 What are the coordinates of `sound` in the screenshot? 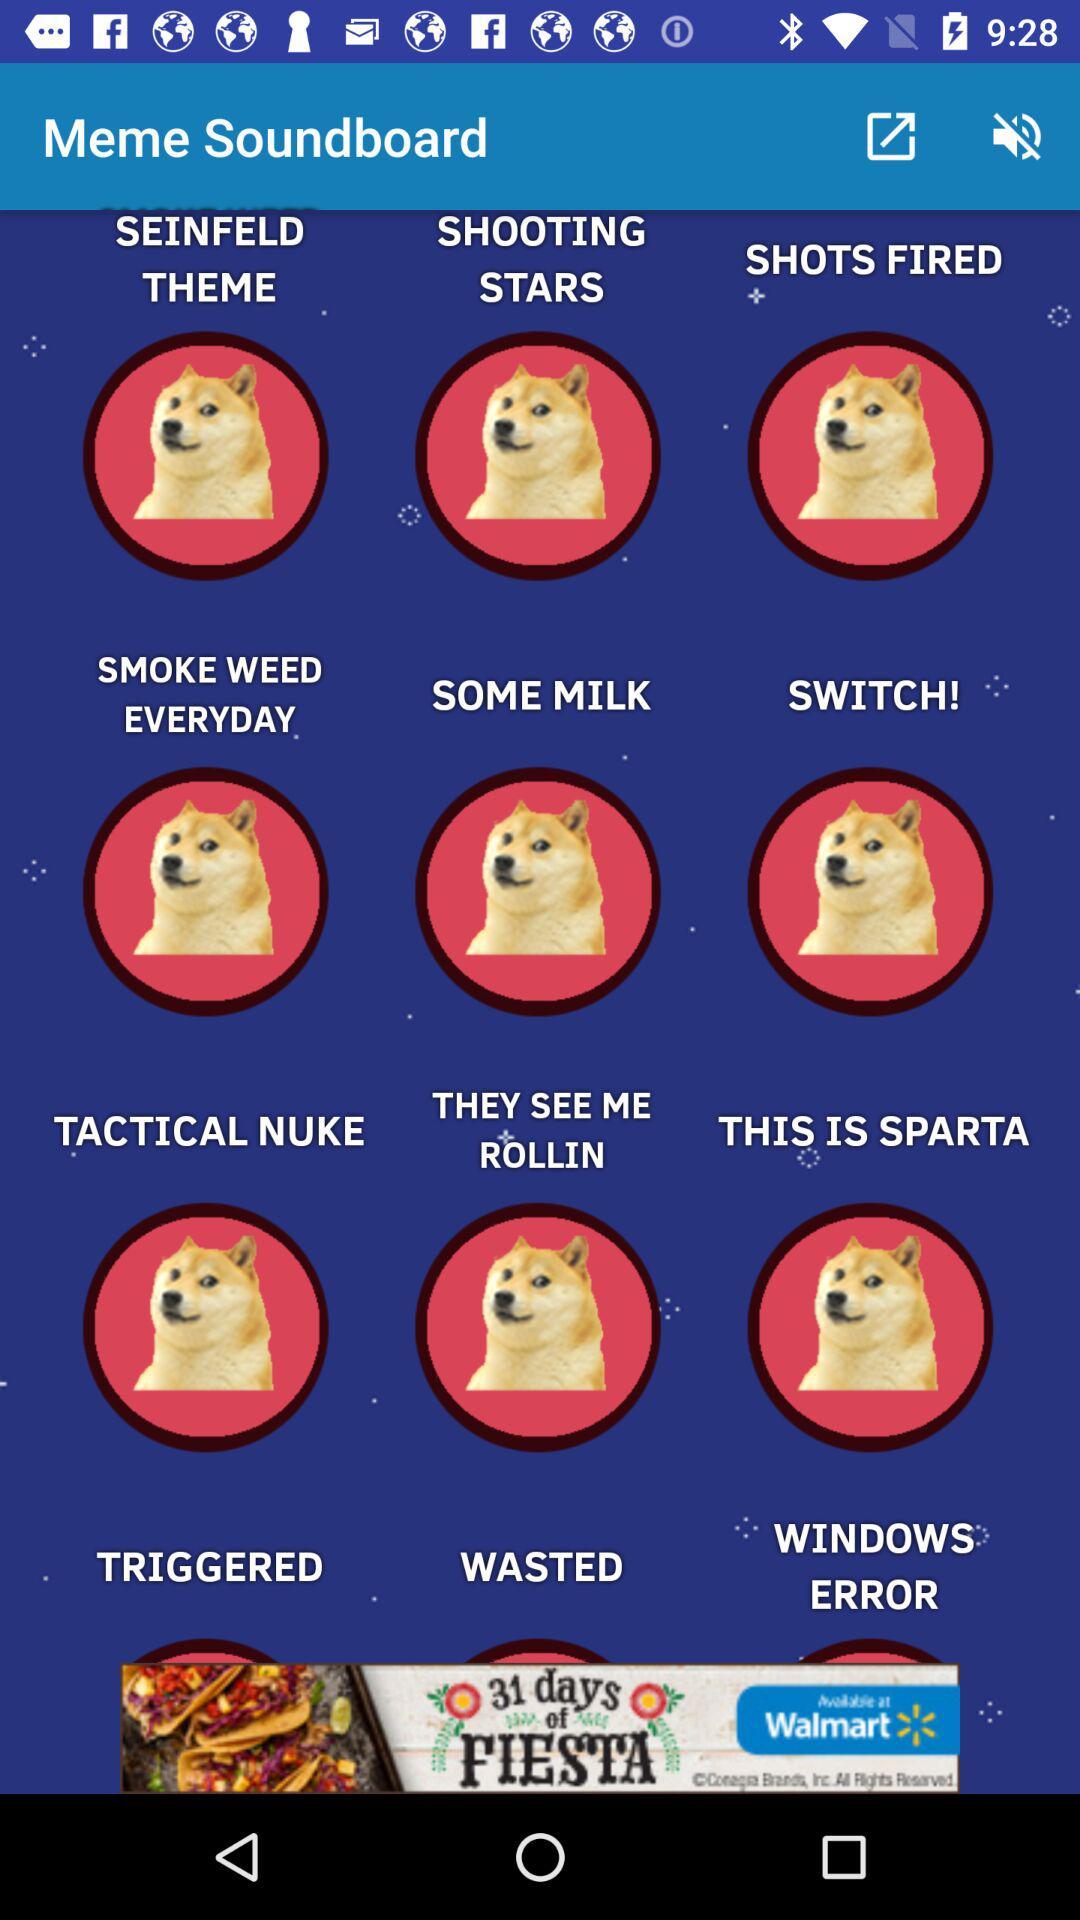 It's located at (540, 660).